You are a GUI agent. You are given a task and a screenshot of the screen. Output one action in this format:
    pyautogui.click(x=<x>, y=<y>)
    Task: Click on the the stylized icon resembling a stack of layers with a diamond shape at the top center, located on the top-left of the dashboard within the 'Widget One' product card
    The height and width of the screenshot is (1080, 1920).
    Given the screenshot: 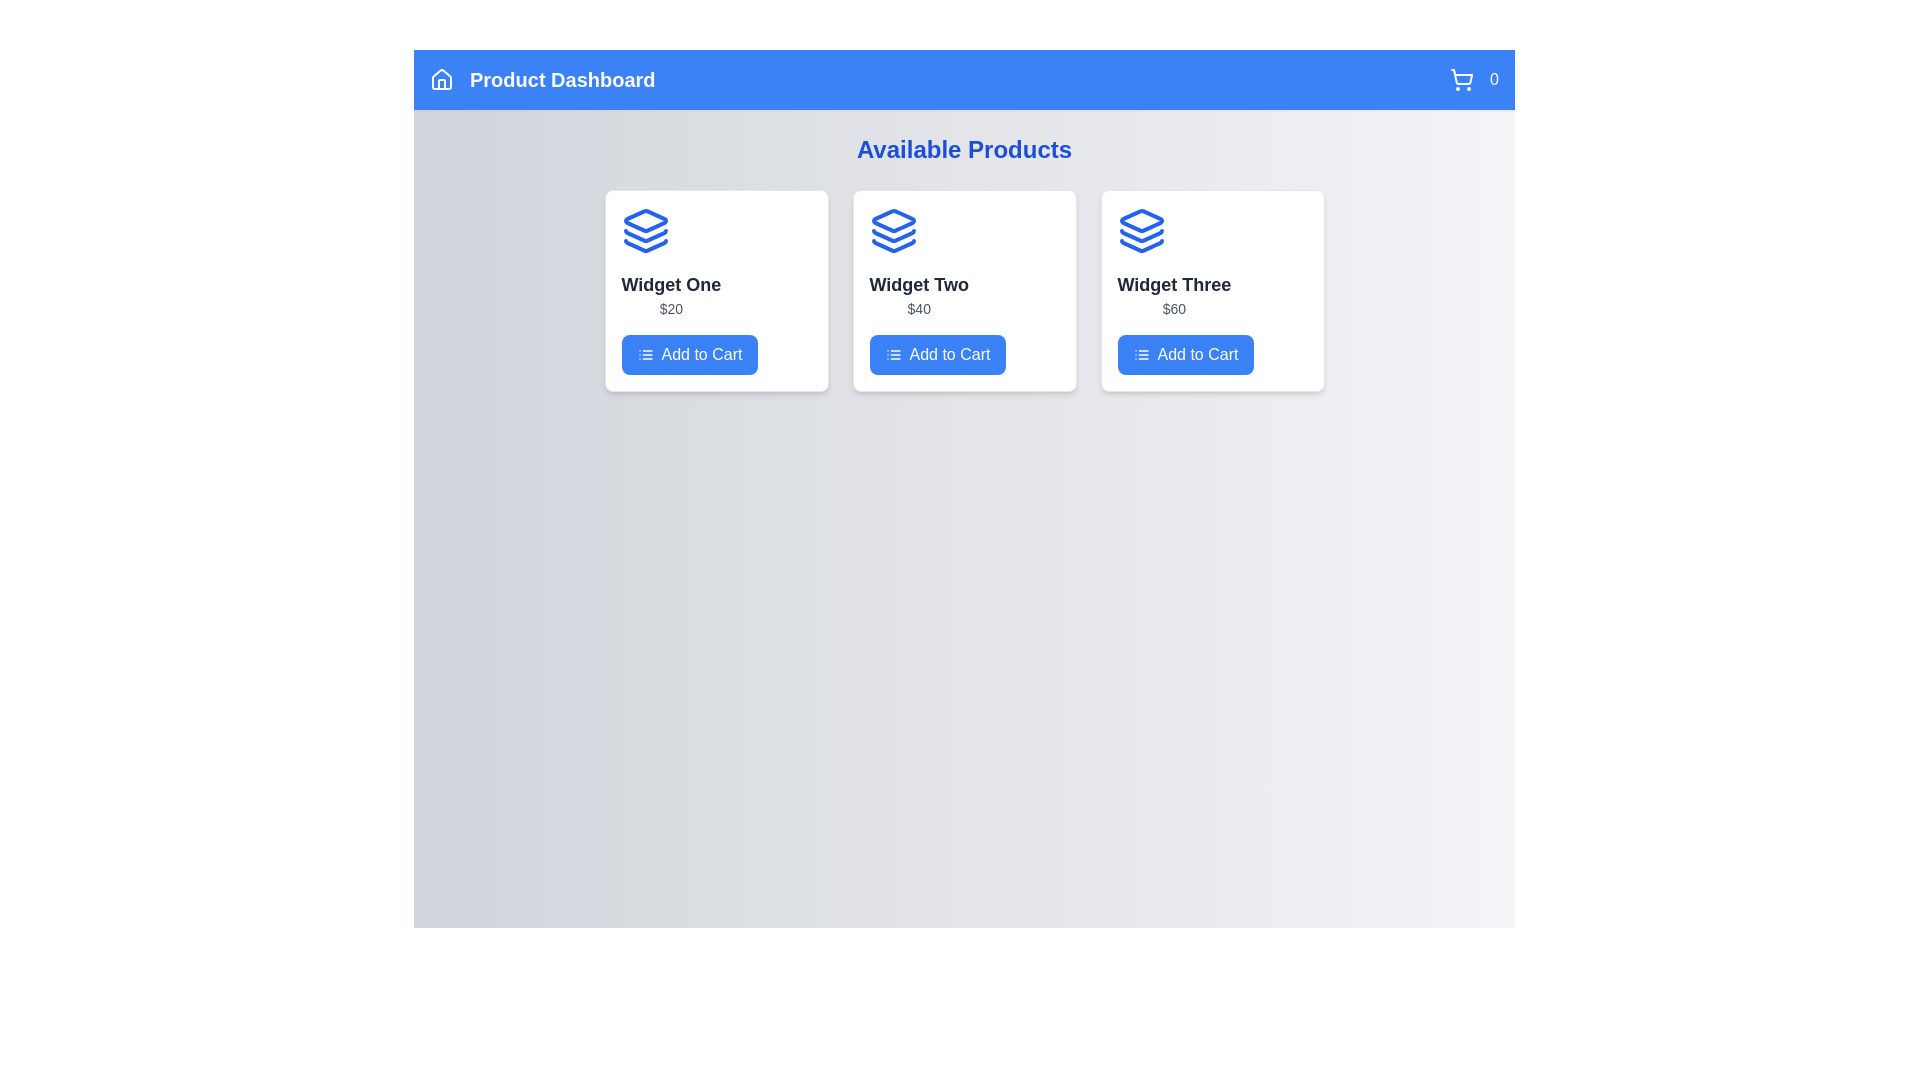 What is the action you would take?
    pyautogui.click(x=645, y=220)
    